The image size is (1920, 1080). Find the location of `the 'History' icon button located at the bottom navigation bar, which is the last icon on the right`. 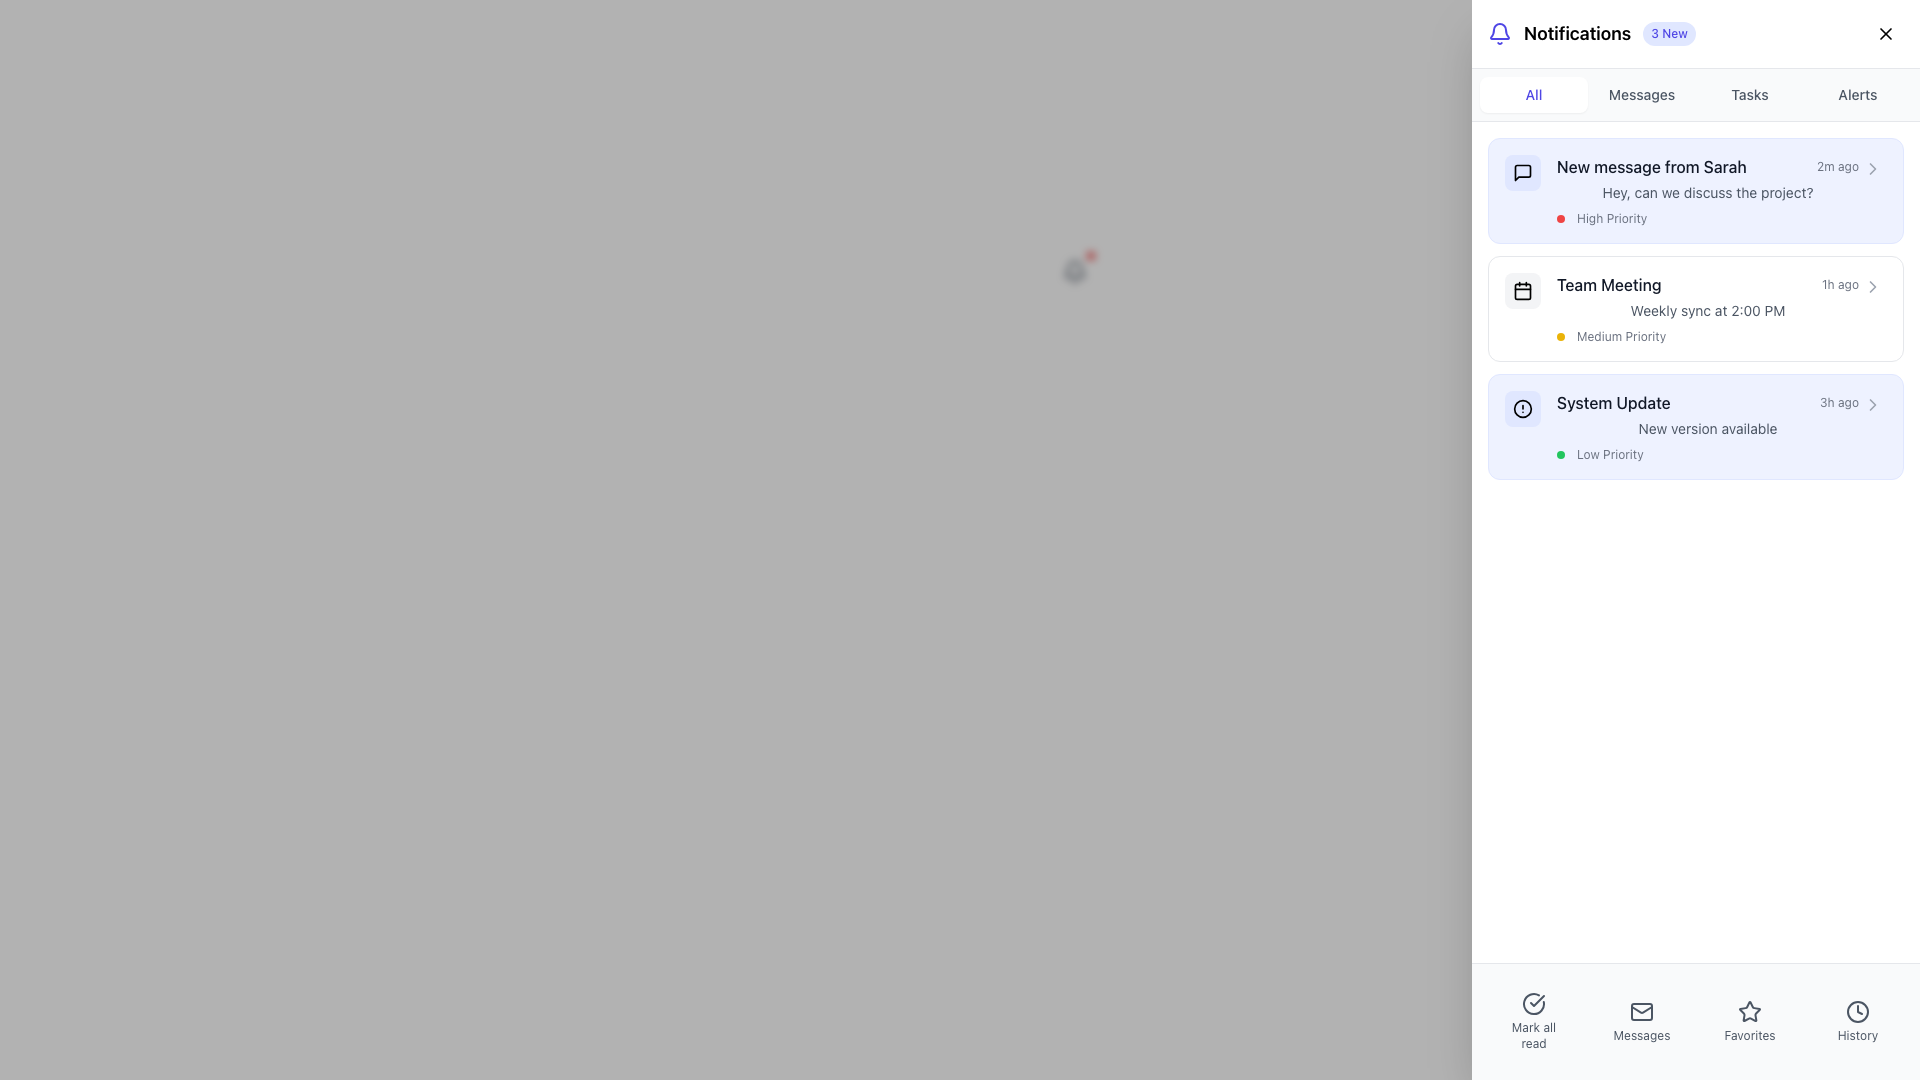

the 'History' icon button located at the bottom navigation bar, which is the last icon on the right is located at coordinates (1856, 1011).